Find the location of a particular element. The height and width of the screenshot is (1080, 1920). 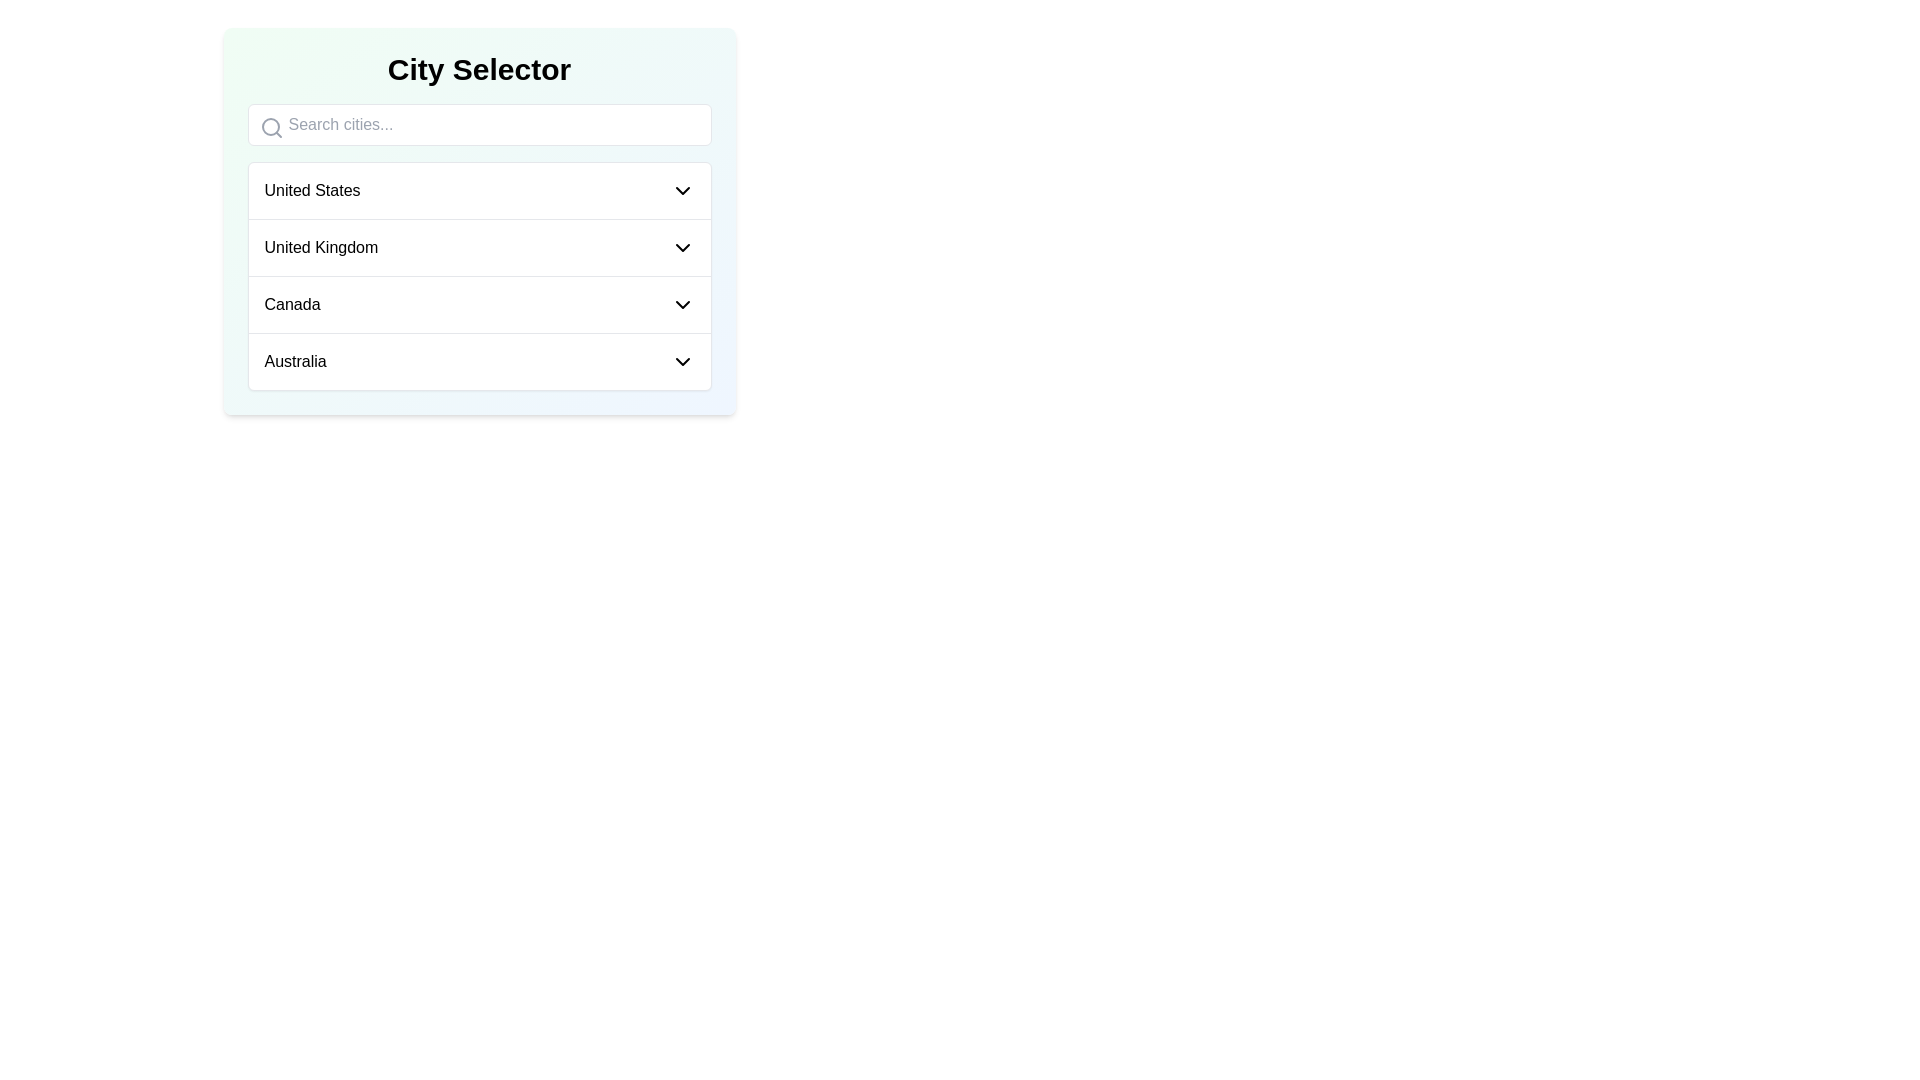

the gray magnifying glass icon located on the left side of the search bar, near the input field's placeholder text is located at coordinates (270, 127).